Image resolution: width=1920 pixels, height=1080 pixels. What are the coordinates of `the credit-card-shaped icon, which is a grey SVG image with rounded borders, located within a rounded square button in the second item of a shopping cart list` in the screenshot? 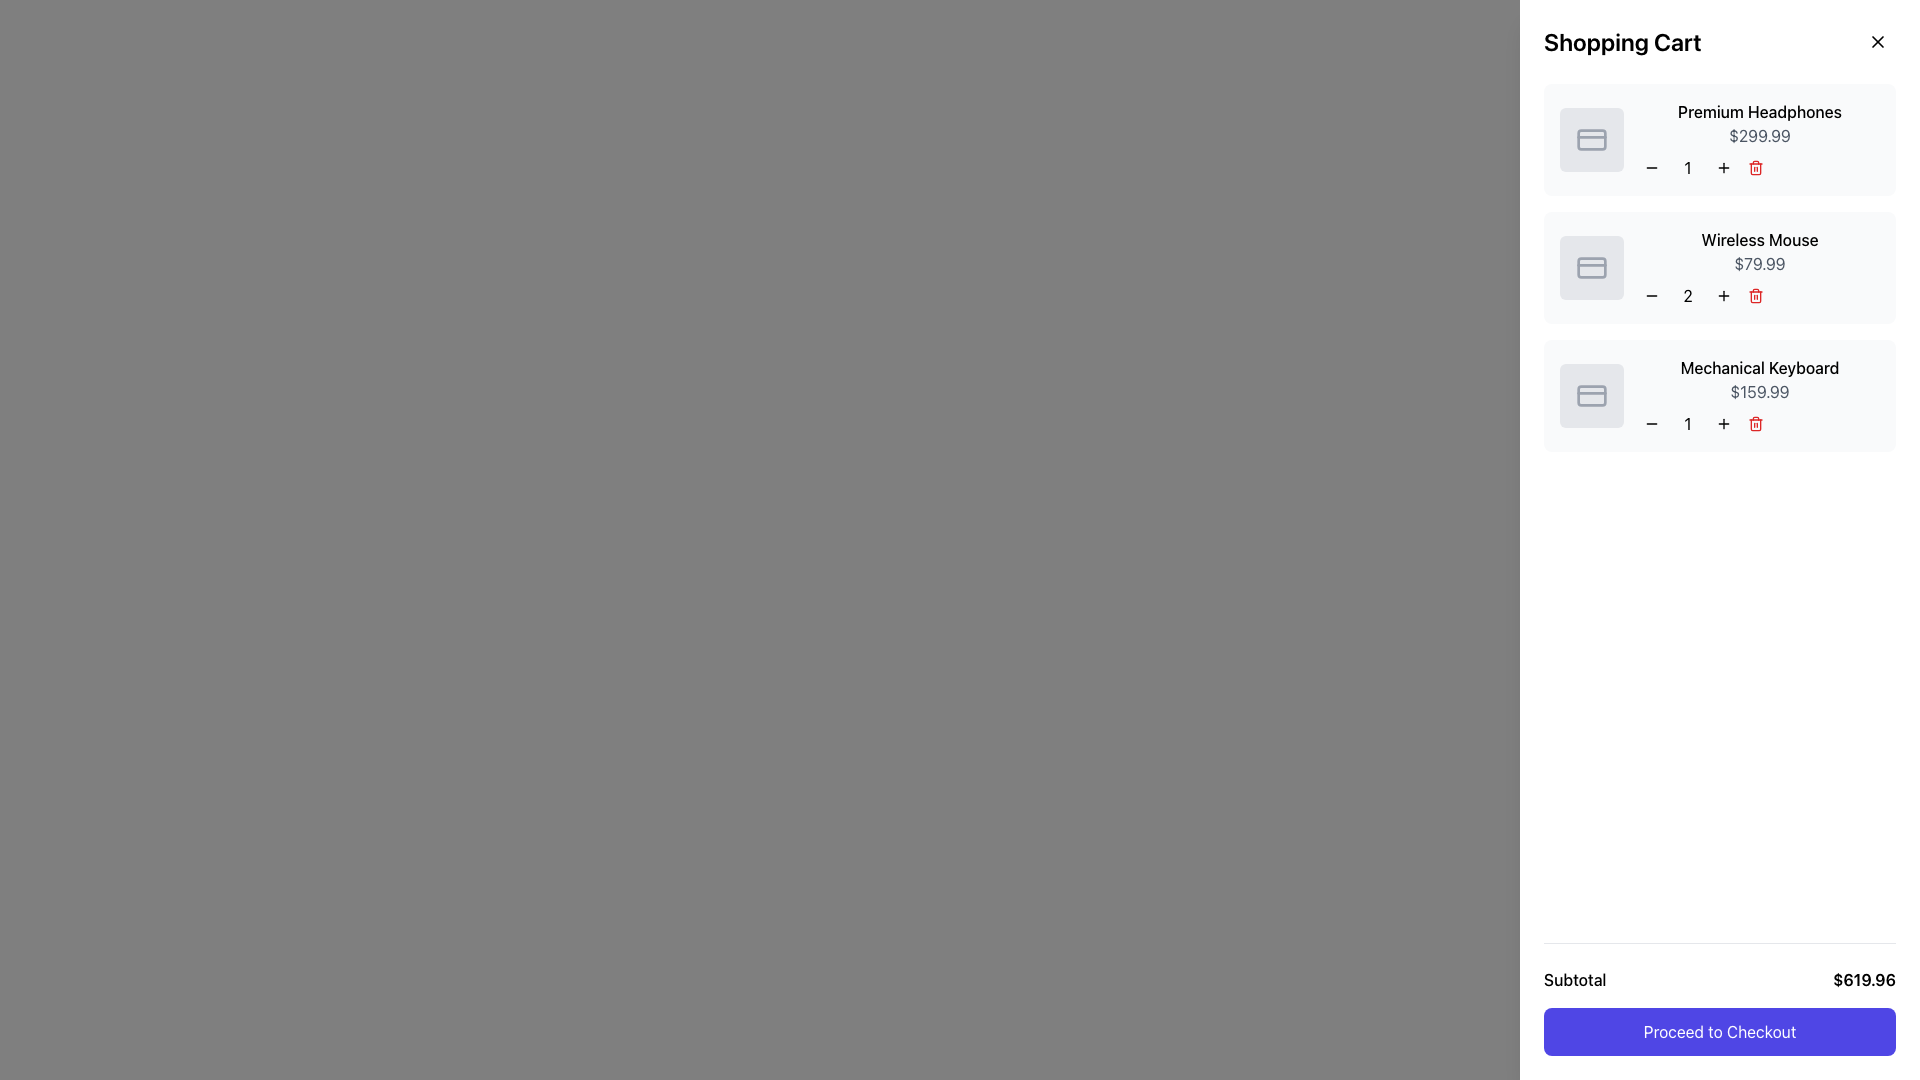 It's located at (1591, 266).